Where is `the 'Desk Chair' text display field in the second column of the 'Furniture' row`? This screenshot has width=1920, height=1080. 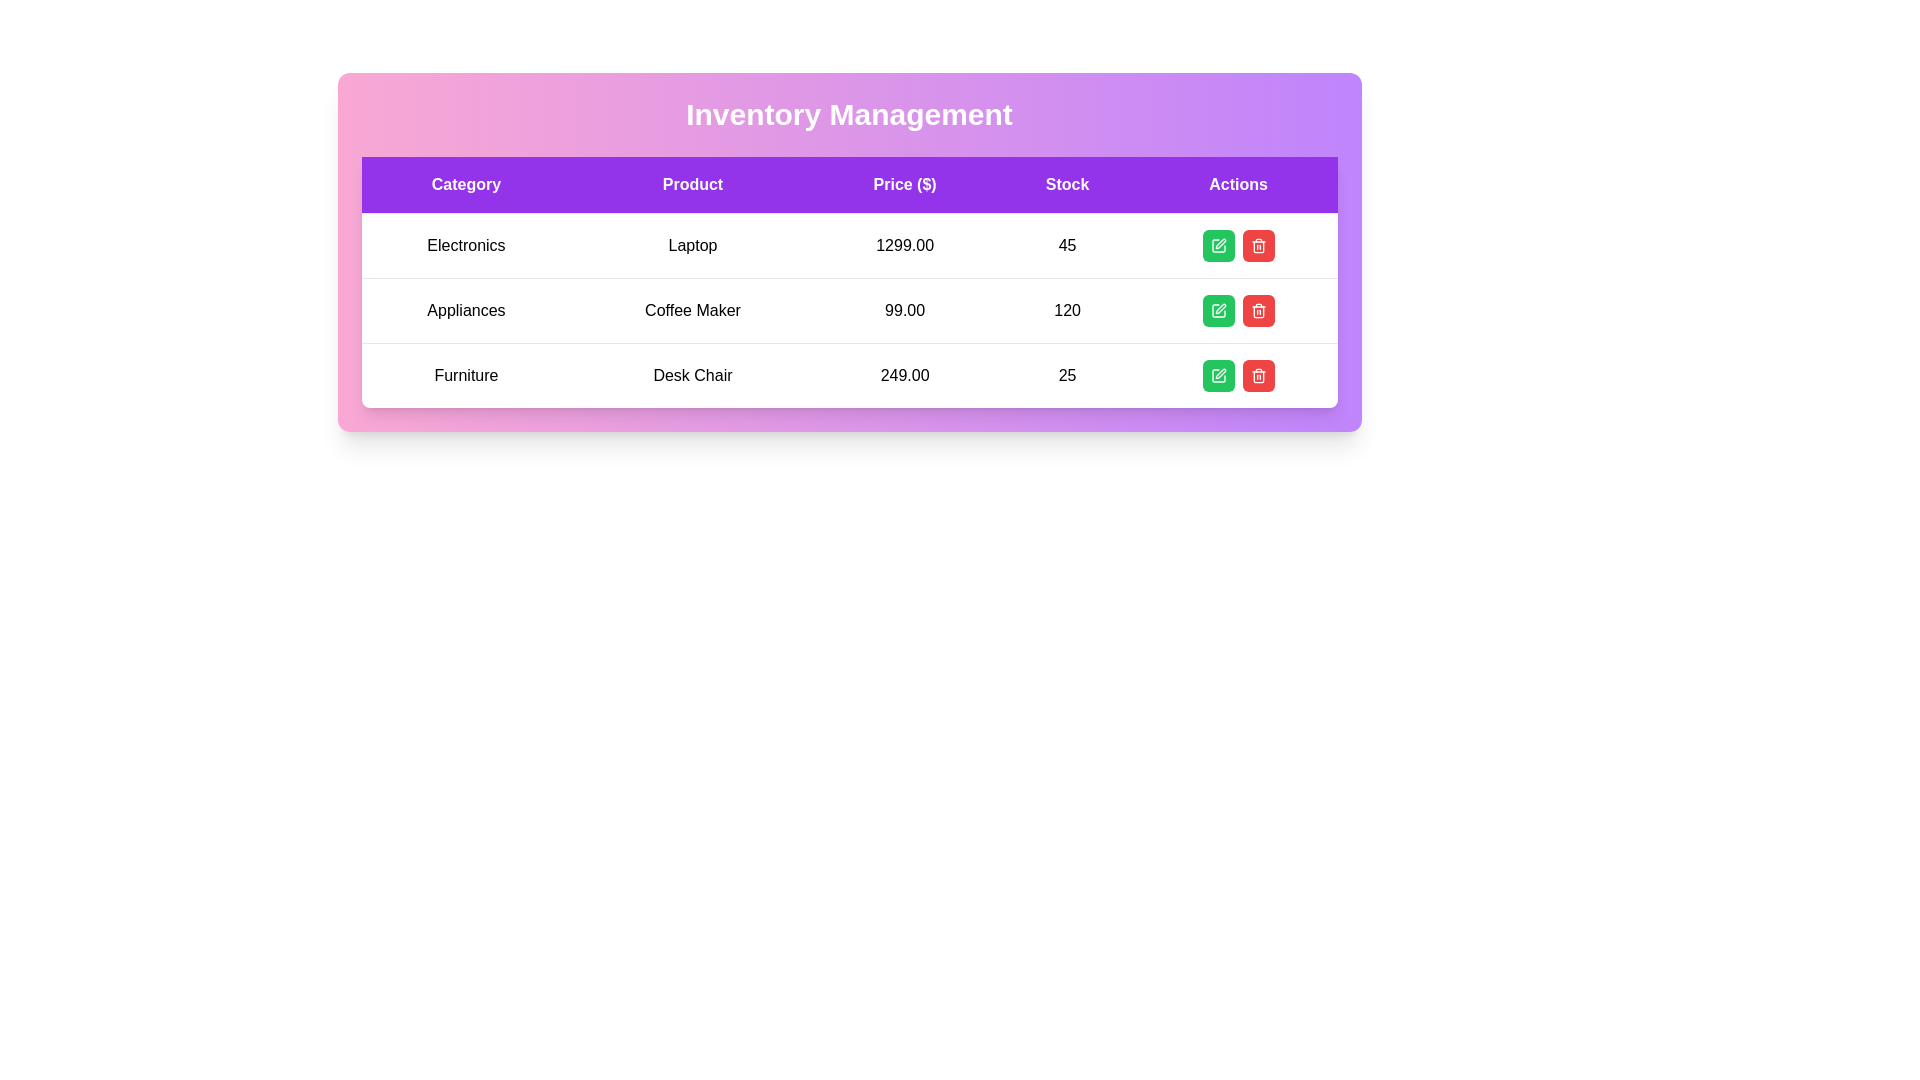 the 'Desk Chair' text display field in the second column of the 'Furniture' row is located at coordinates (692, 375).